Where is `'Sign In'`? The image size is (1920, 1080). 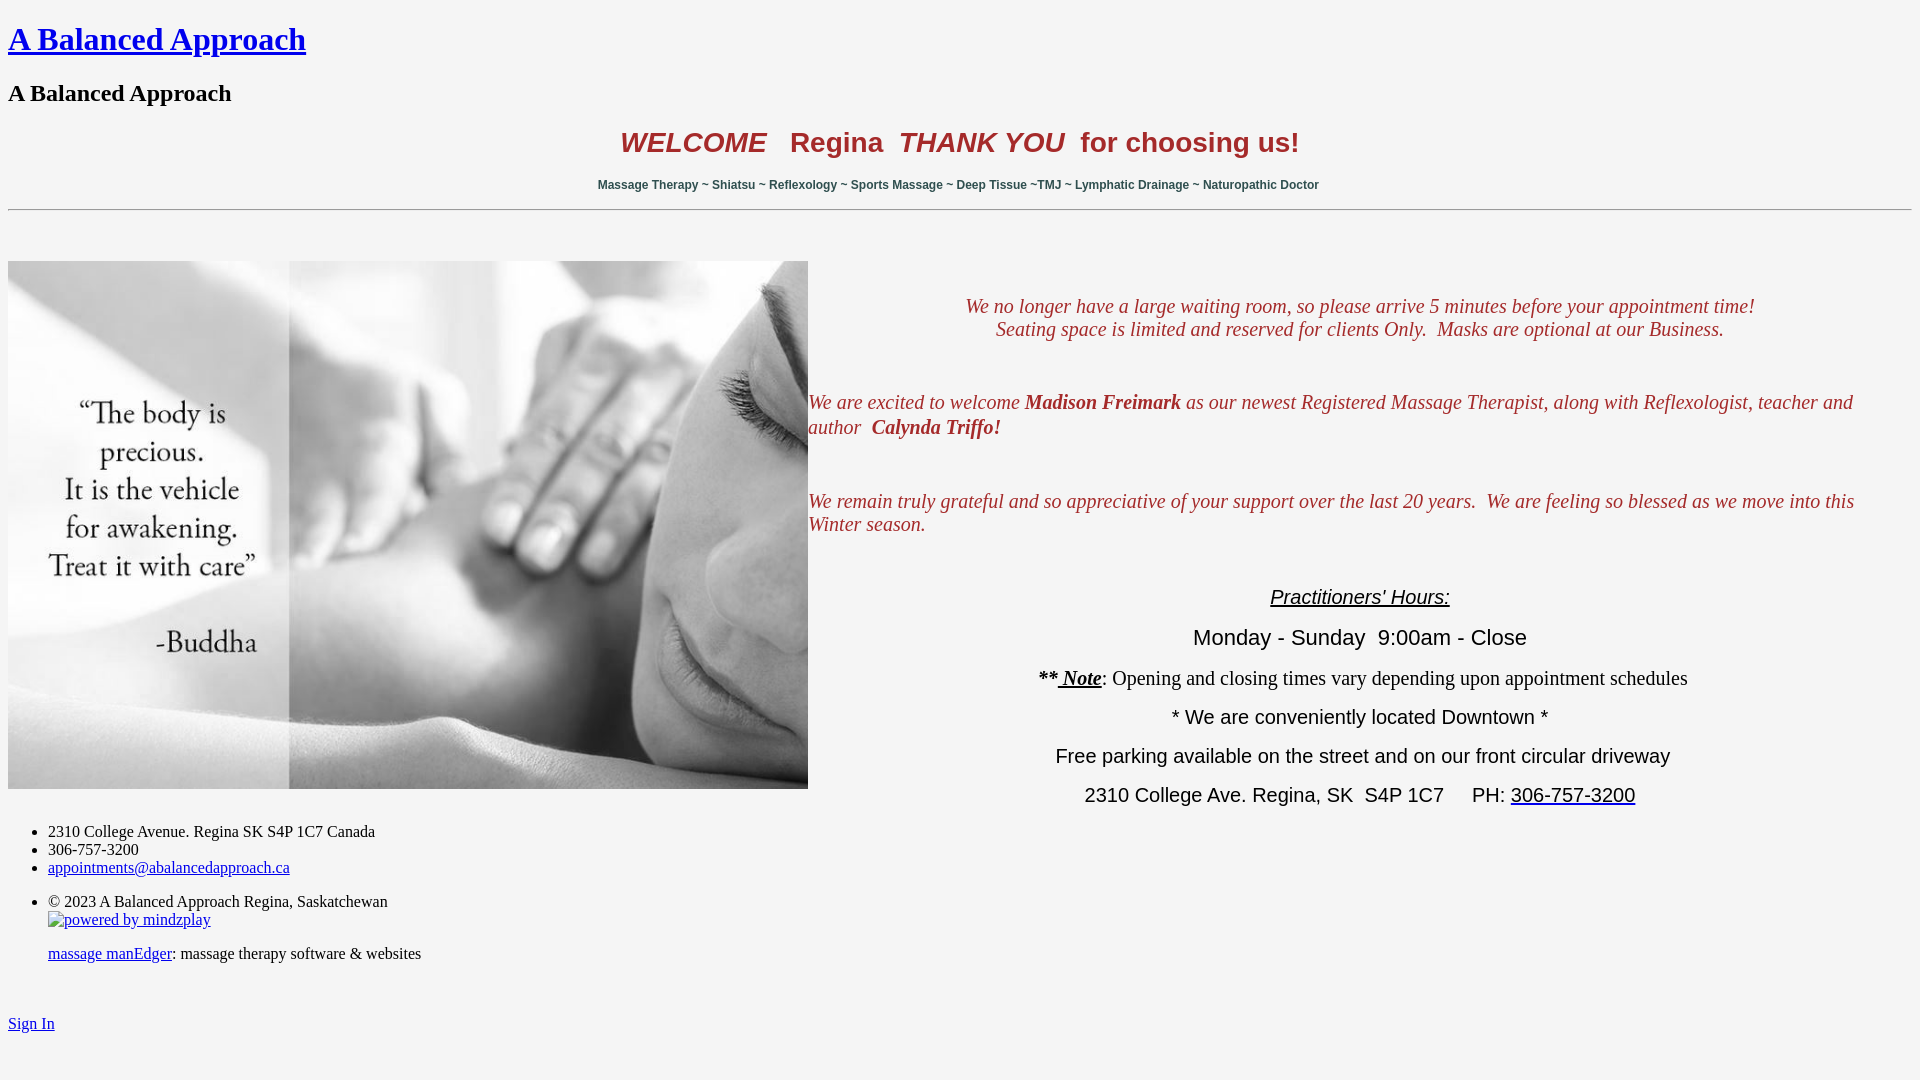 'Sign In' is located at coordinates (8, 1023).